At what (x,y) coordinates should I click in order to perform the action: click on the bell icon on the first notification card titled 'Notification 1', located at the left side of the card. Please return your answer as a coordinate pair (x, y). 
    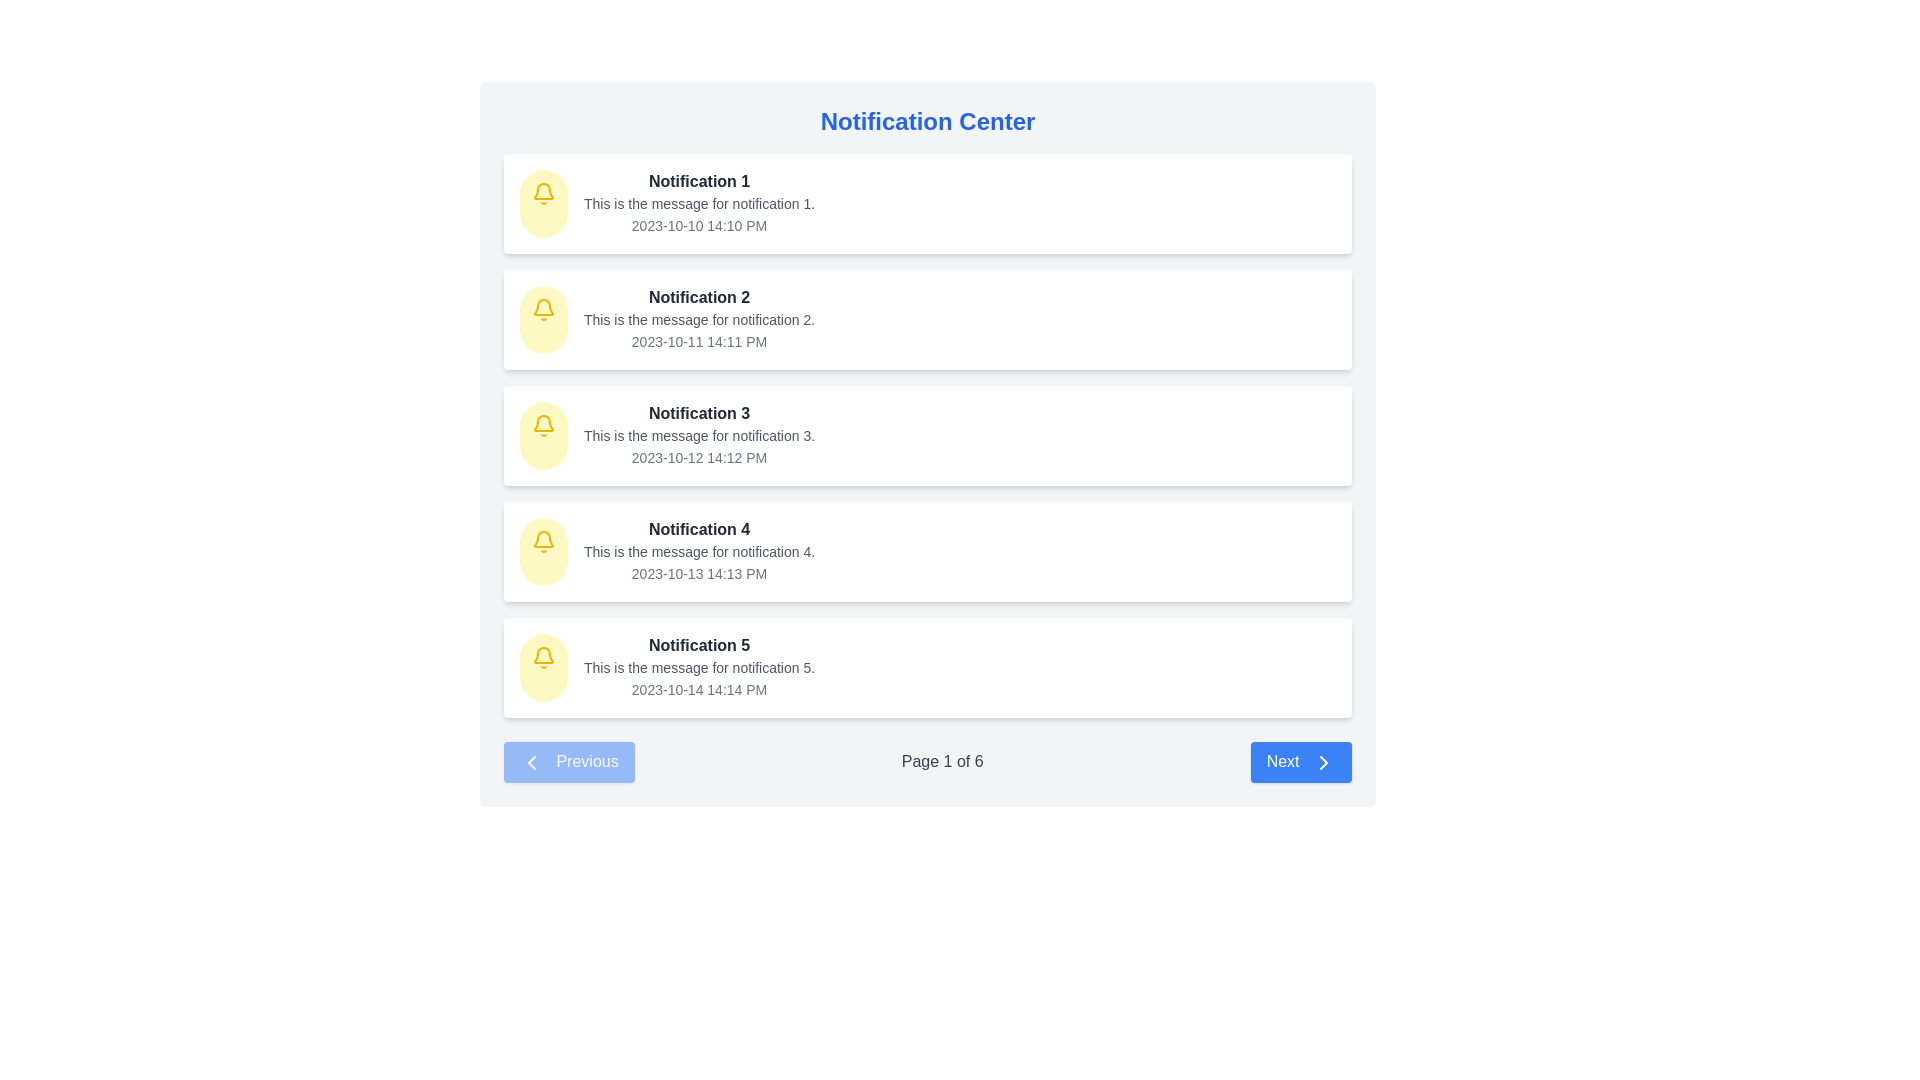
    Looking at the image, I should click on (543, 655).